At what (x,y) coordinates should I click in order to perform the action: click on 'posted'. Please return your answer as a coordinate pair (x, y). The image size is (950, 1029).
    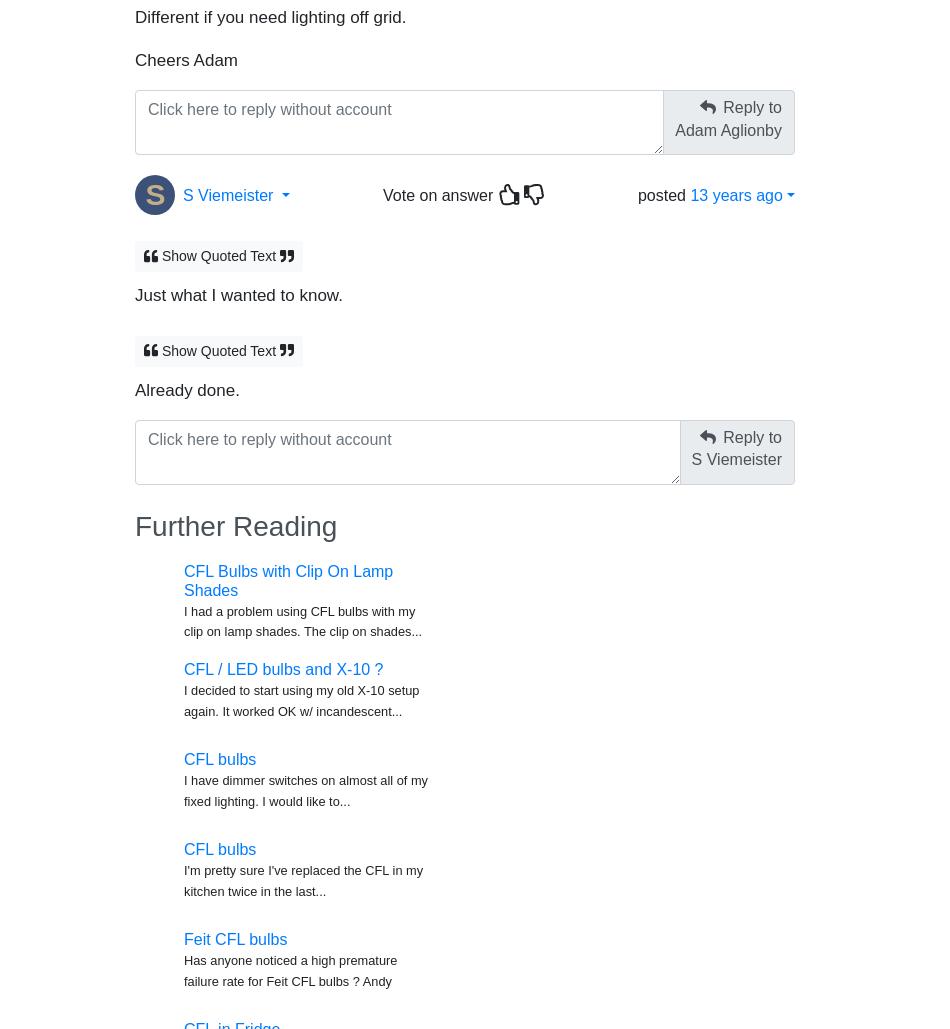
    Looking at the image, I should click on (663, 185).